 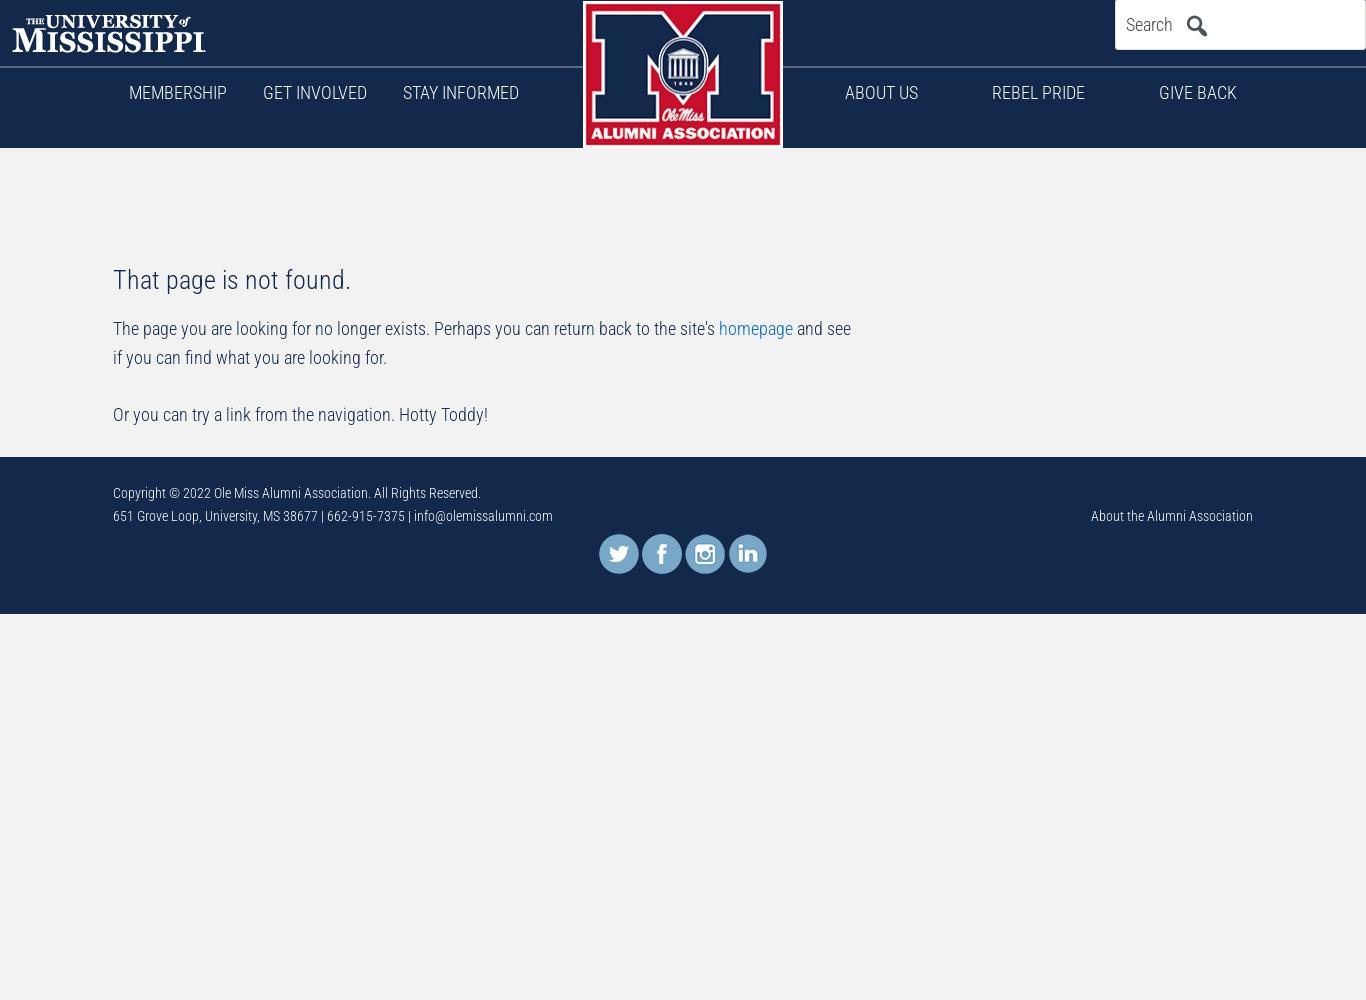 What do you see at coordinates (1172, 516) in the screenshot?
I see `'About the Alumni Association'` at bounding box center [1172, 516].